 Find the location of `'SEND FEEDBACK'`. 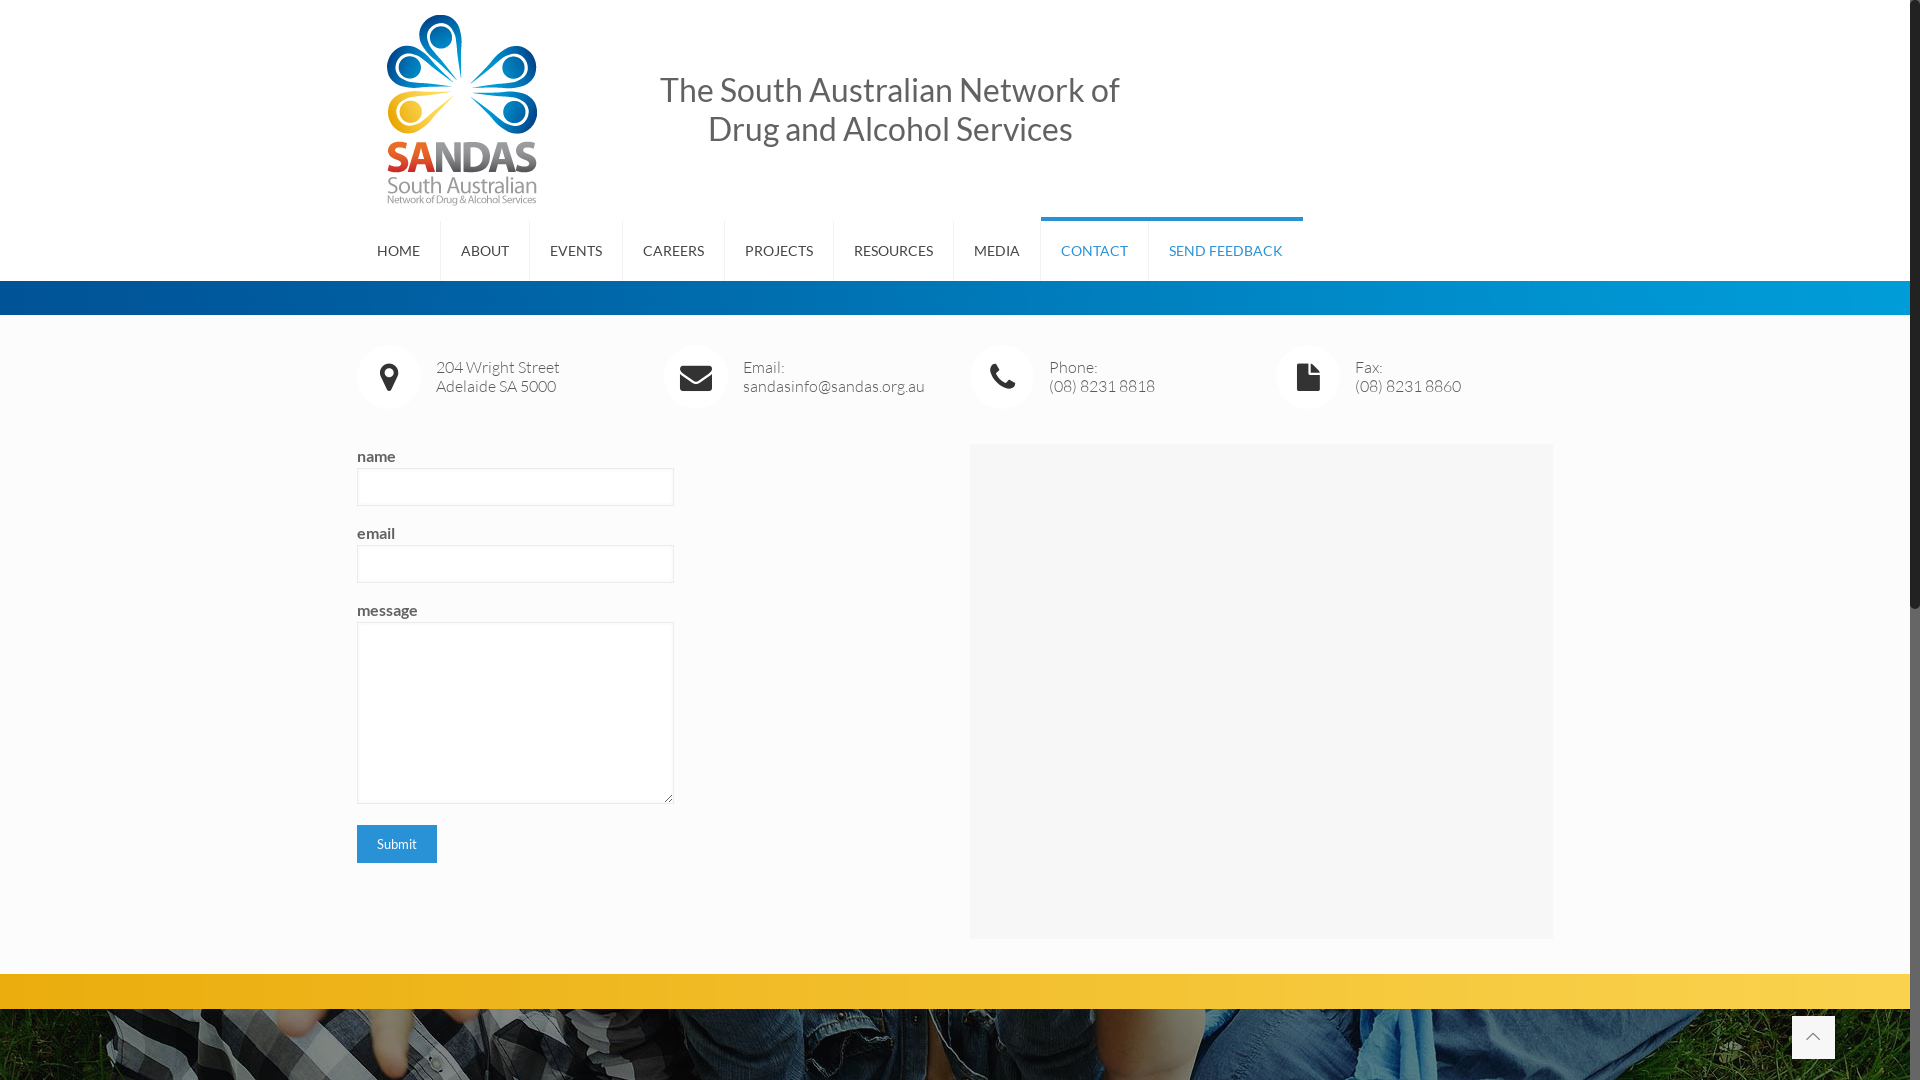

'SEND FEEDBACK' is located at coordinates (1224, 249).